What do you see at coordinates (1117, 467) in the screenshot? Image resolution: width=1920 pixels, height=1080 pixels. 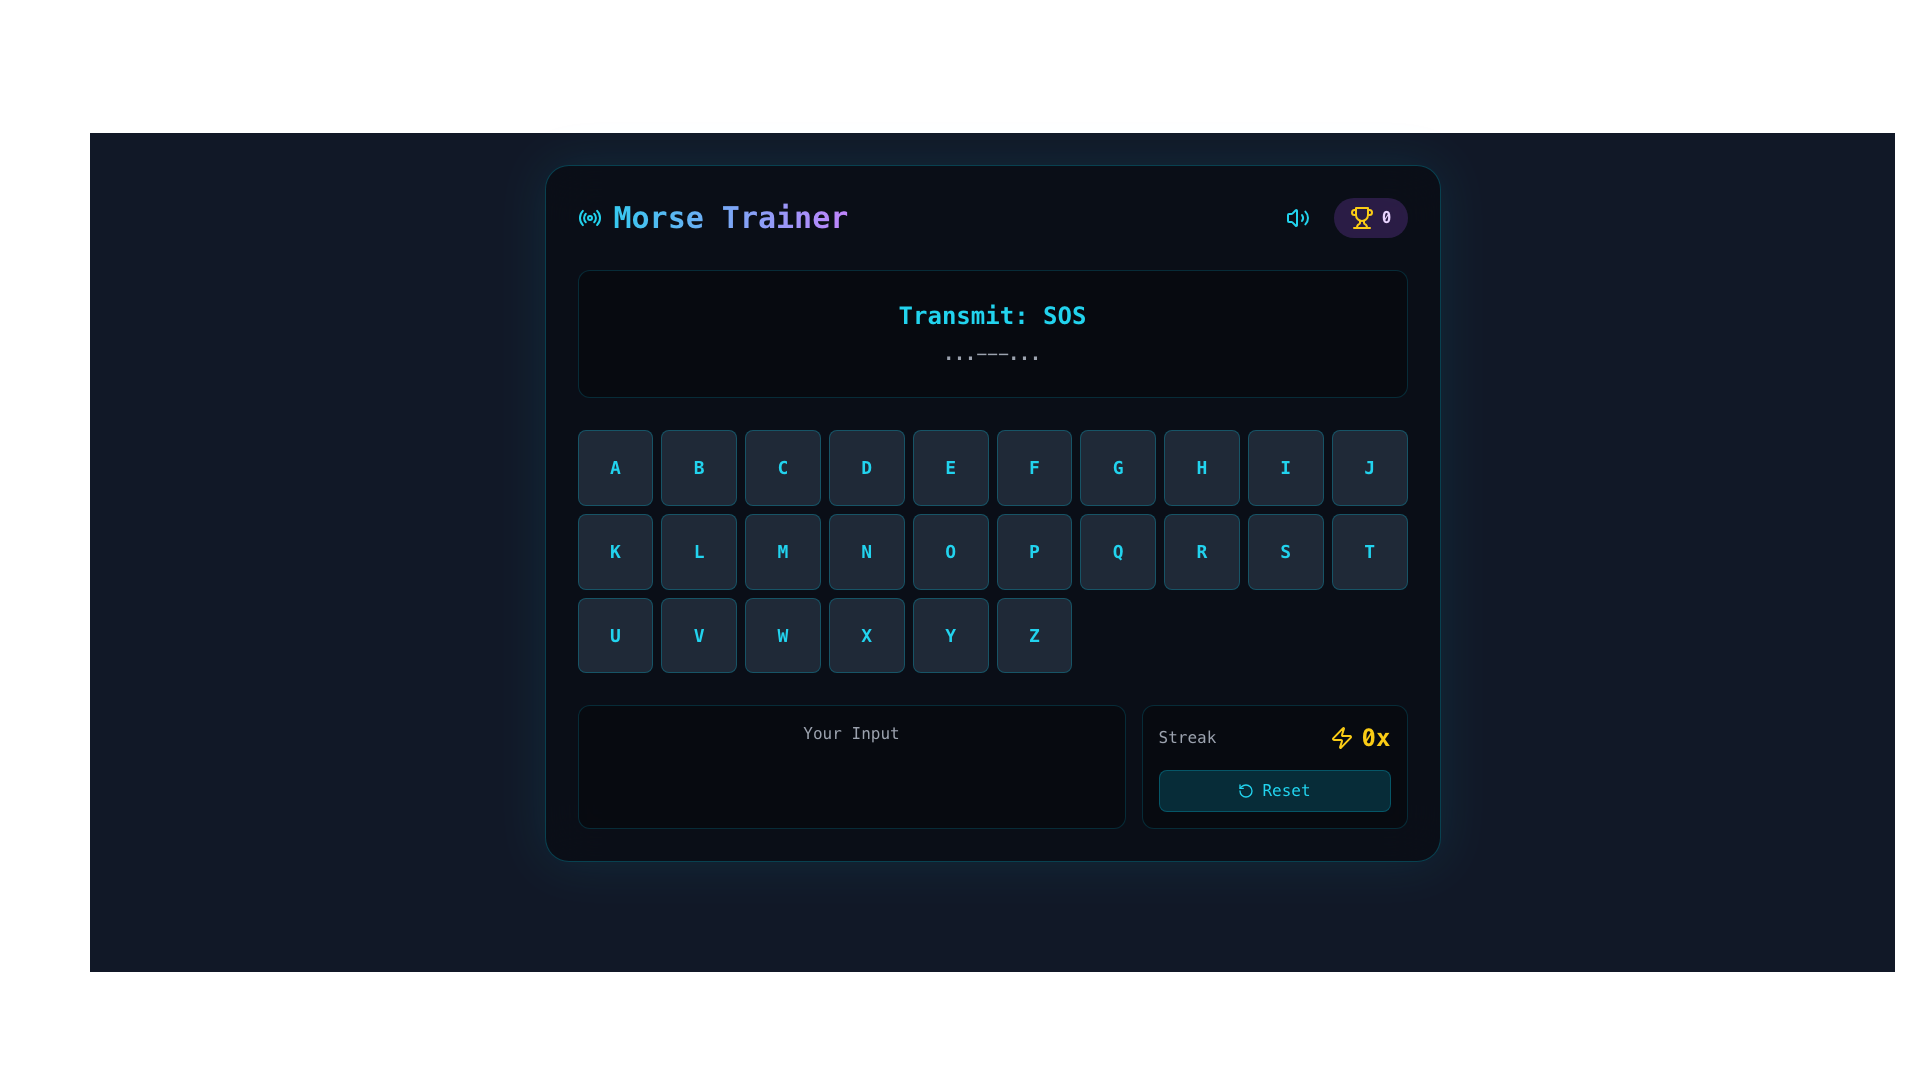 I see `the button labeled 'G' located in the second row, seventh column of the grid in the 'Morse Trainer' interface` at bounding box center [1117, 467].